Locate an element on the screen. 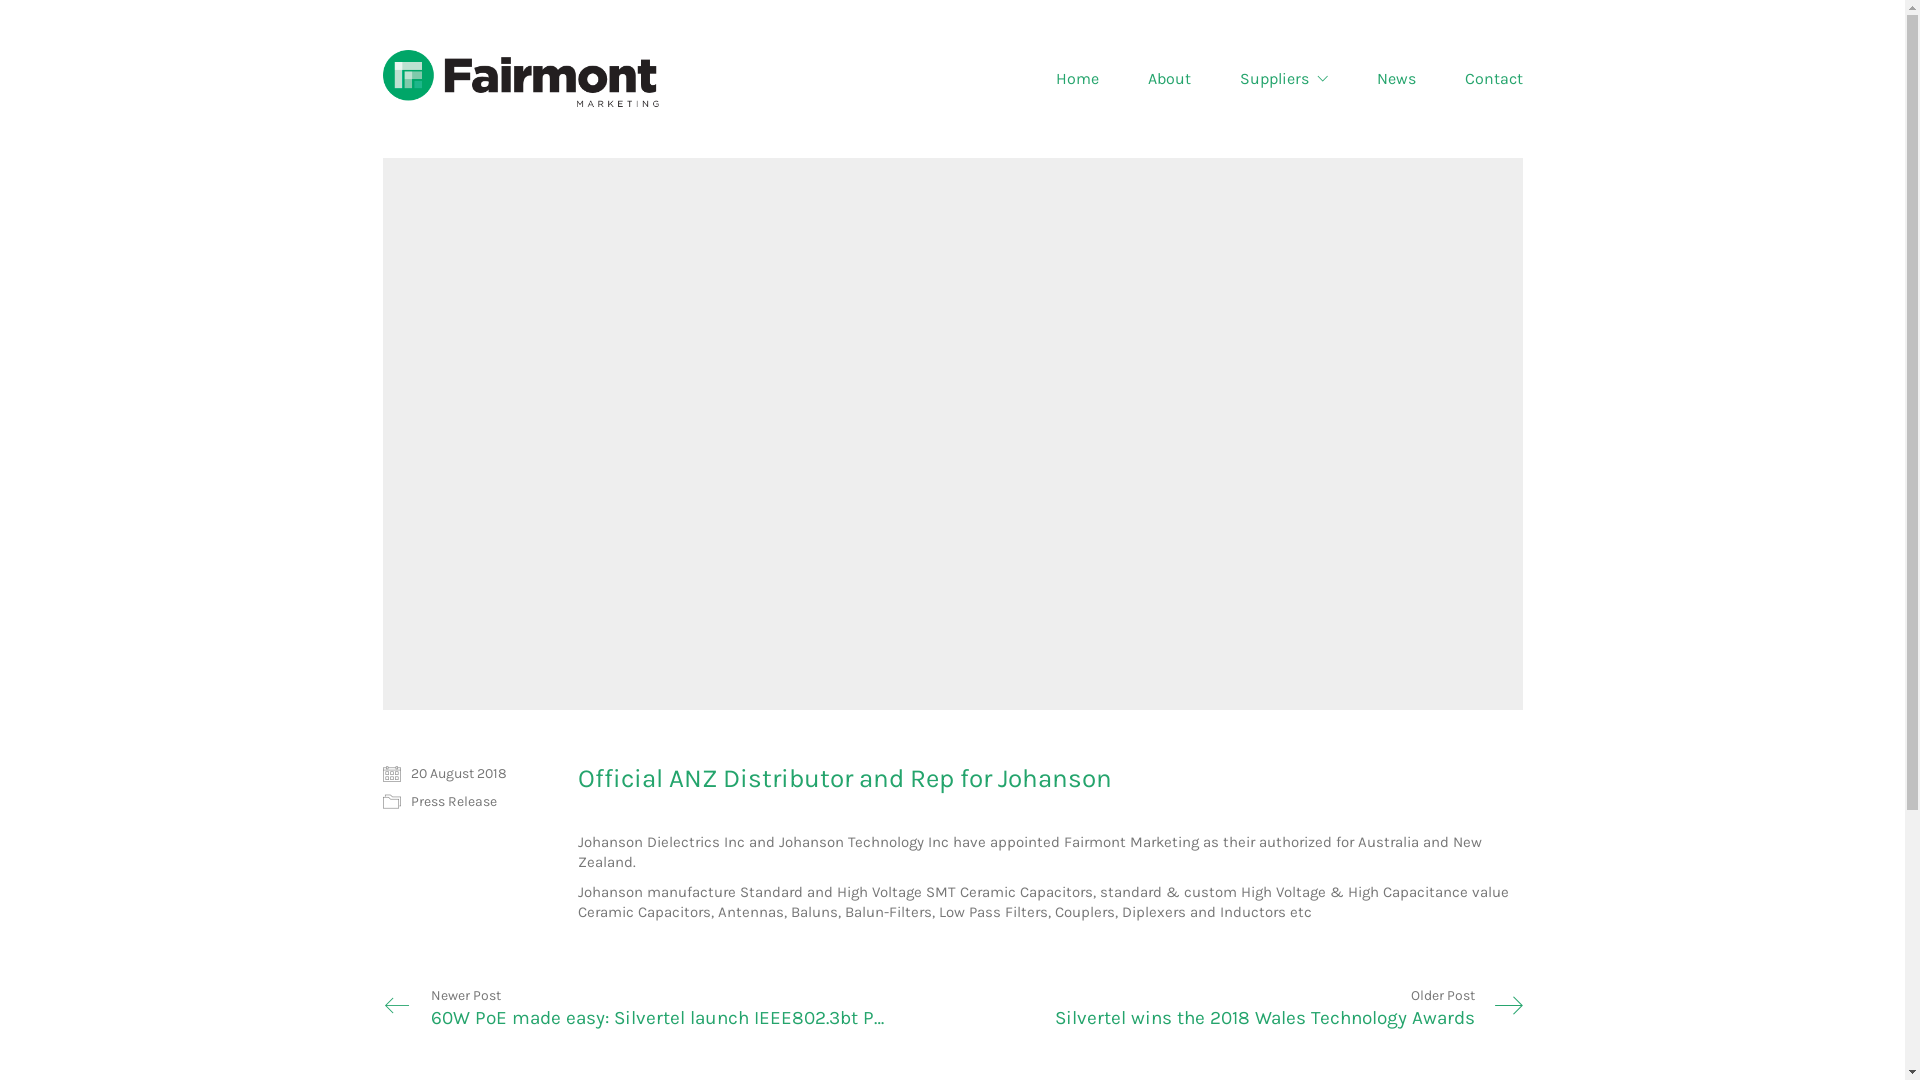  'Home' is located at coordinates (1076, 77).